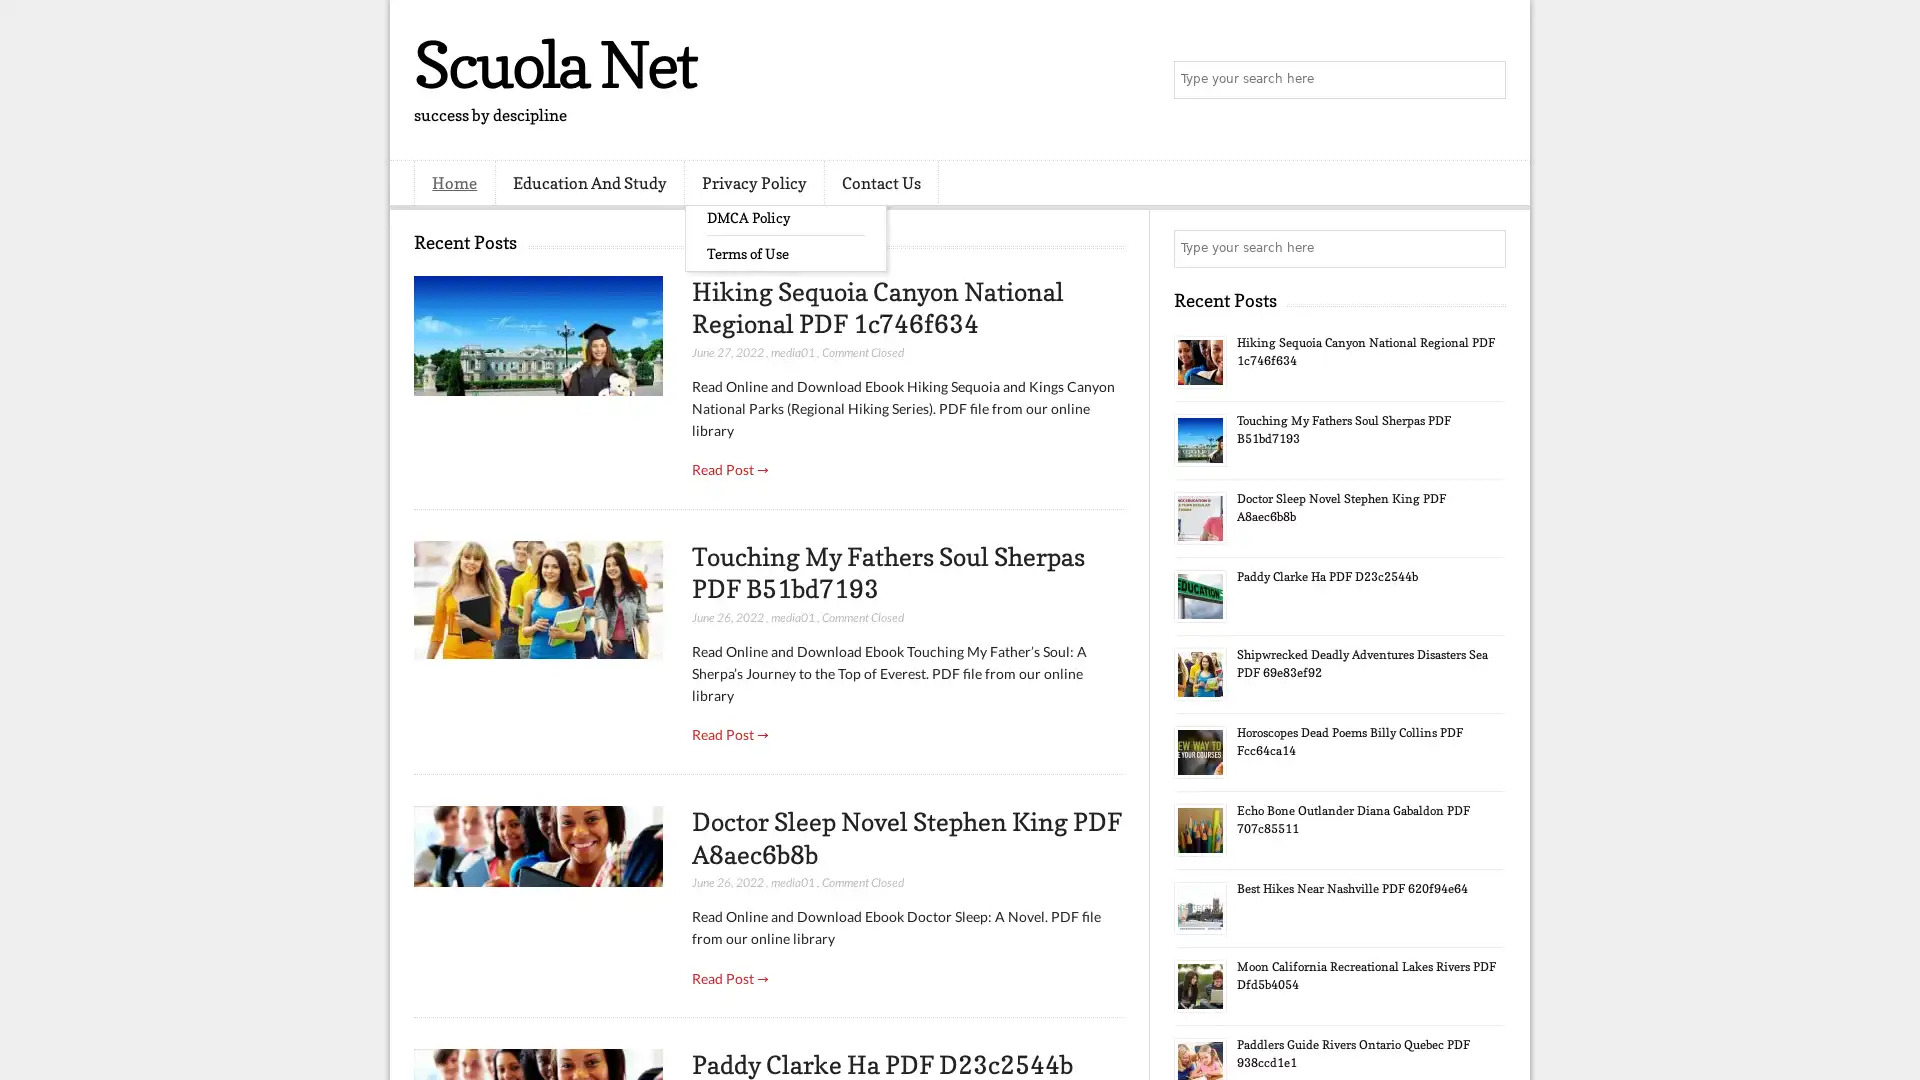 This screenshot has width=1920, height=1080. I want to click on Search, so click(1485, 80).